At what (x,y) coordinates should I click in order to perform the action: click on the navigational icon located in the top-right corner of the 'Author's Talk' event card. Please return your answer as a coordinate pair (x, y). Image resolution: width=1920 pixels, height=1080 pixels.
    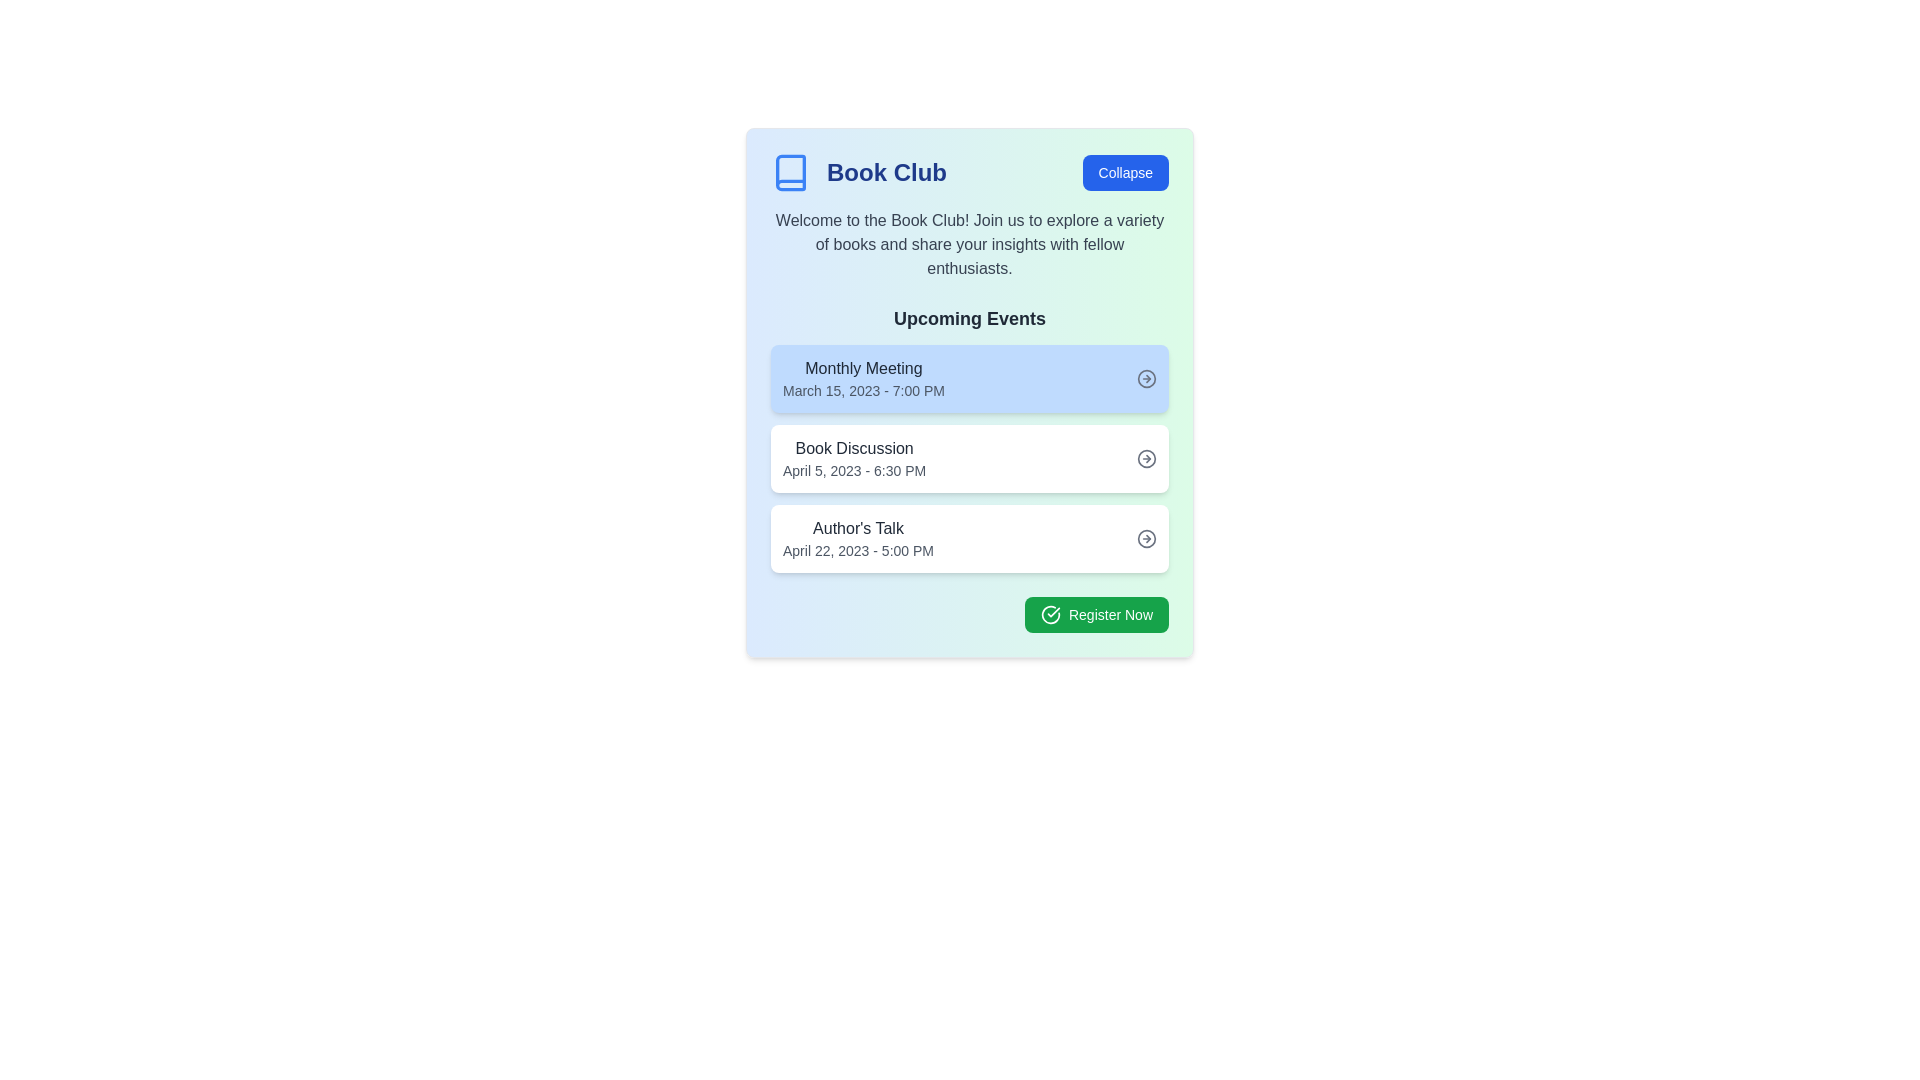
    Looking at the image, I should click on (1147, 538).